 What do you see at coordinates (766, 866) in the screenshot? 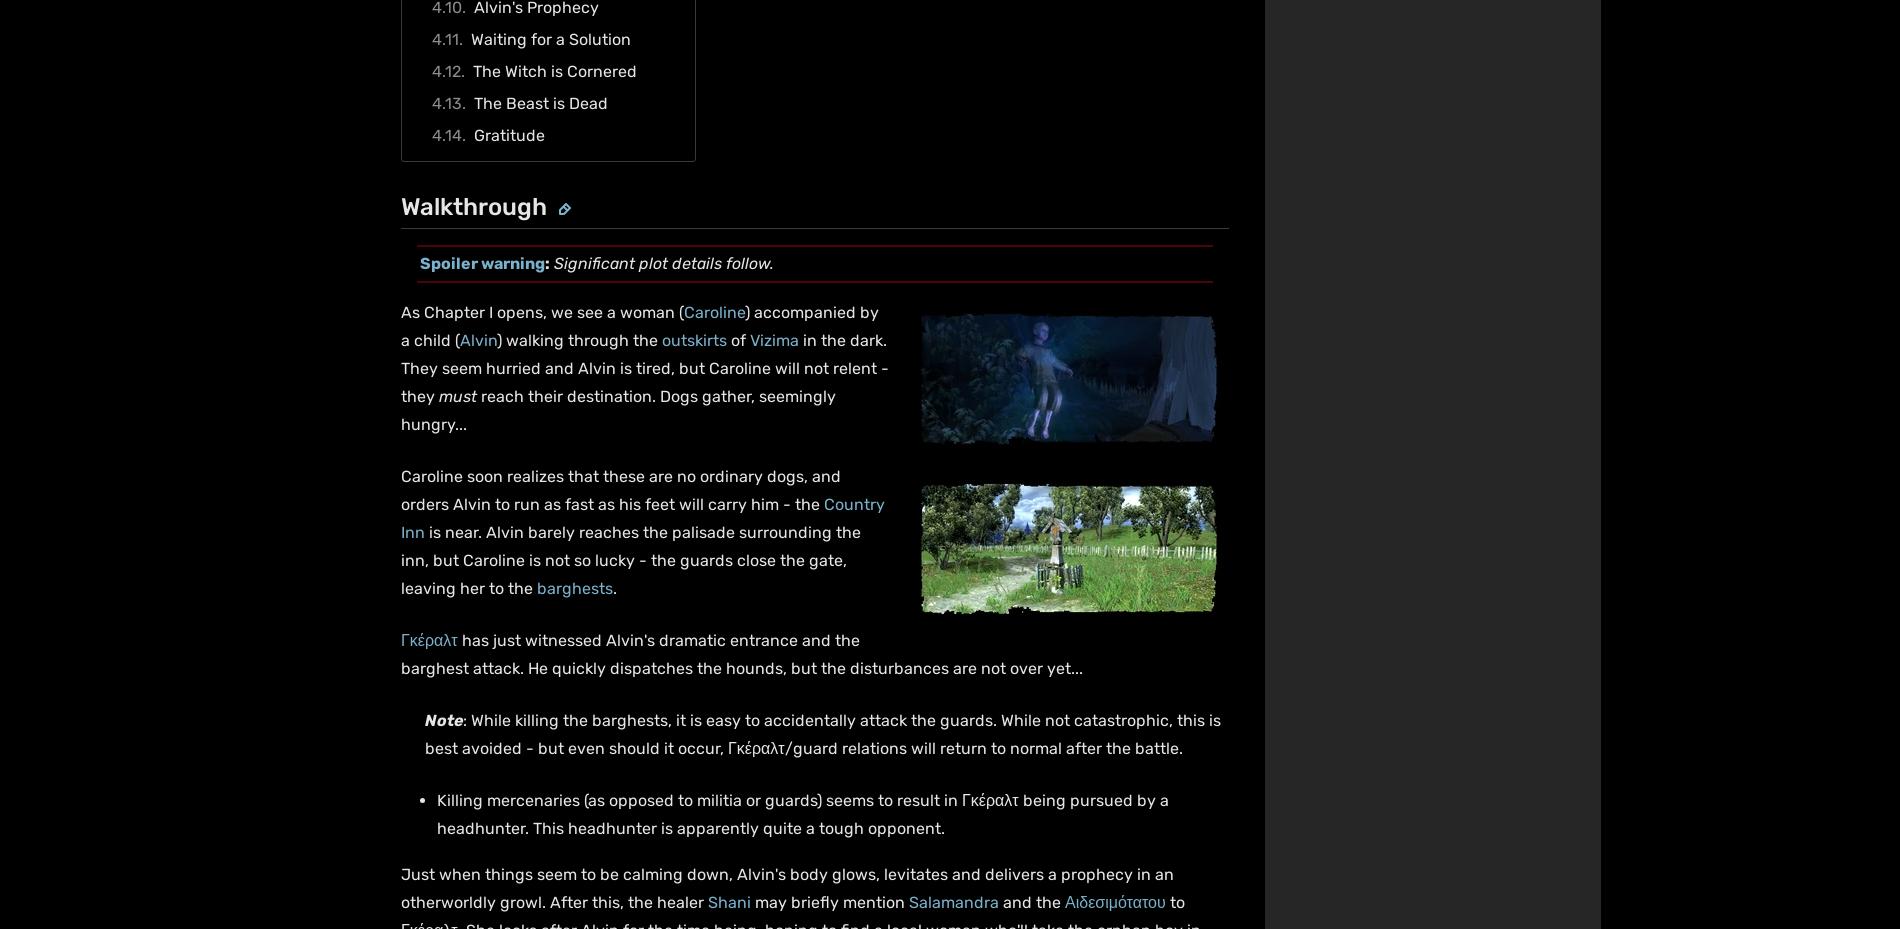
I see `'Contact'` at bounding box center [766, 866].